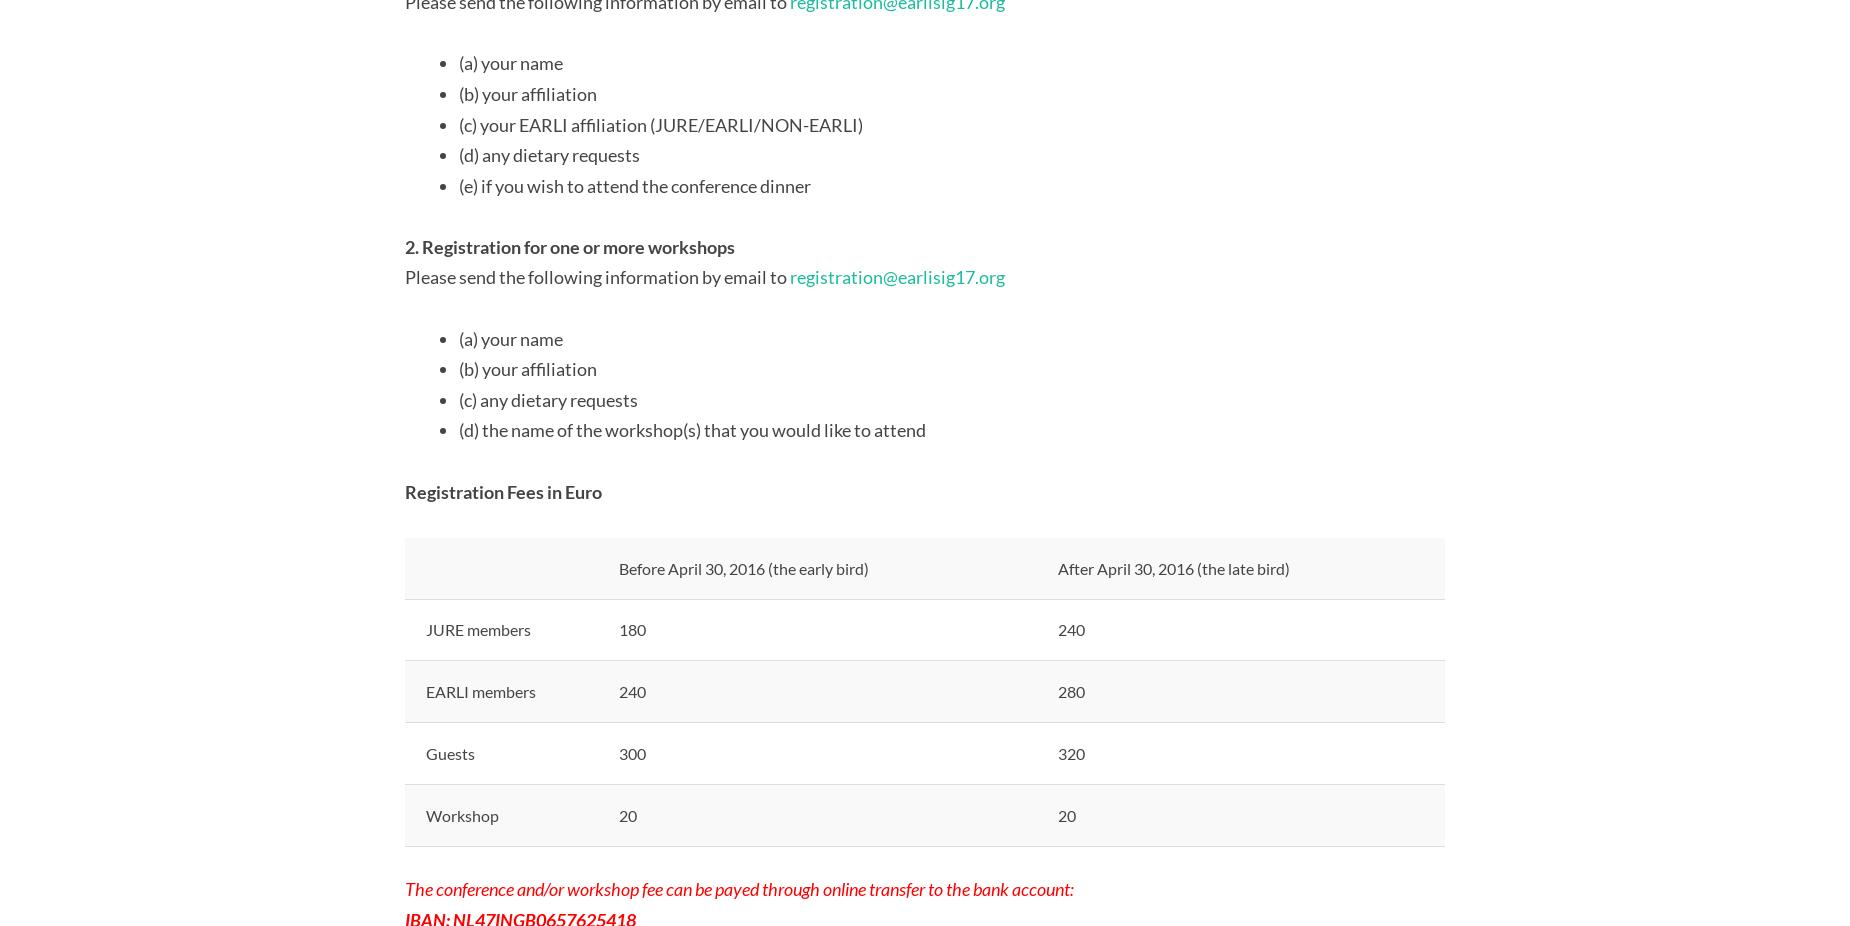  Describe the element at coordinates (632, 628) in the screenshot. I see `'180'` at that location.